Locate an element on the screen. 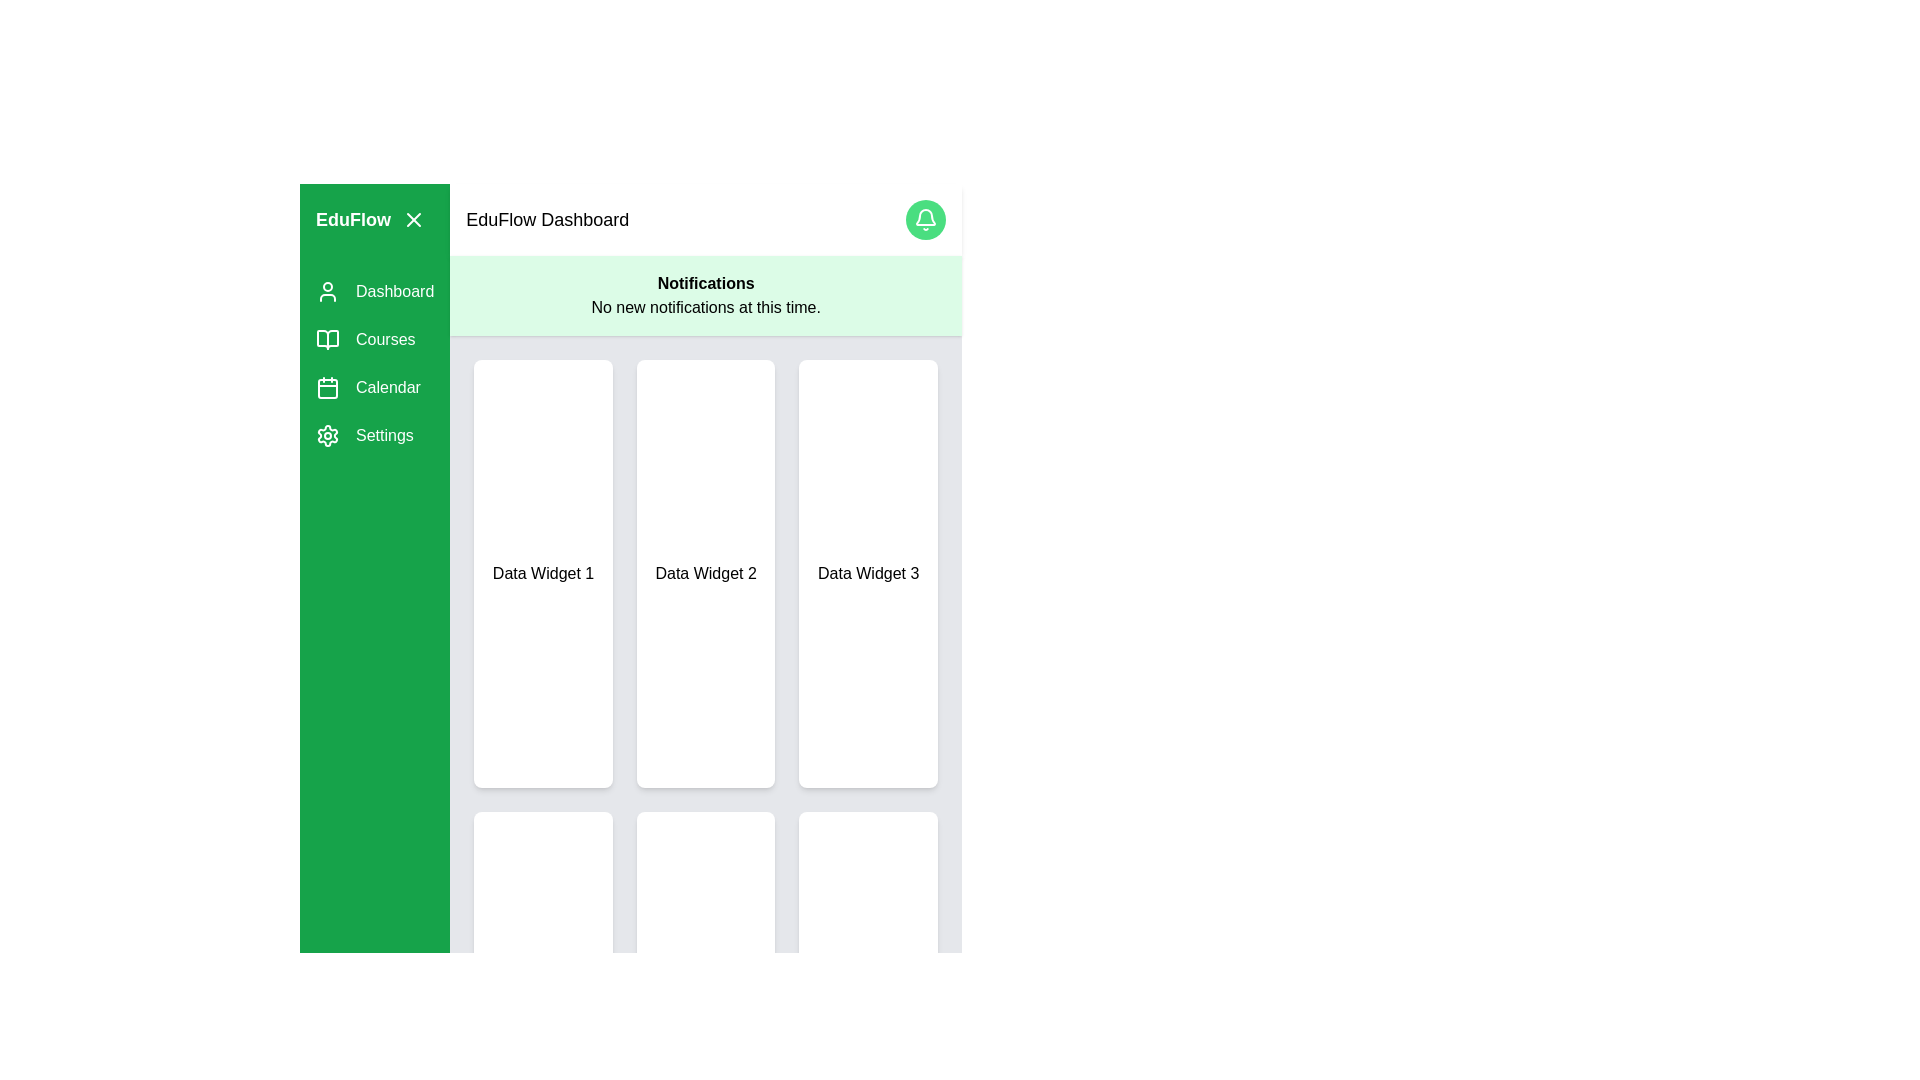  the 'Calendar' button, which is the third item in the vertical menu bar on the left, featuring a green background and a calendar icon is located at coordinates (375, 388).